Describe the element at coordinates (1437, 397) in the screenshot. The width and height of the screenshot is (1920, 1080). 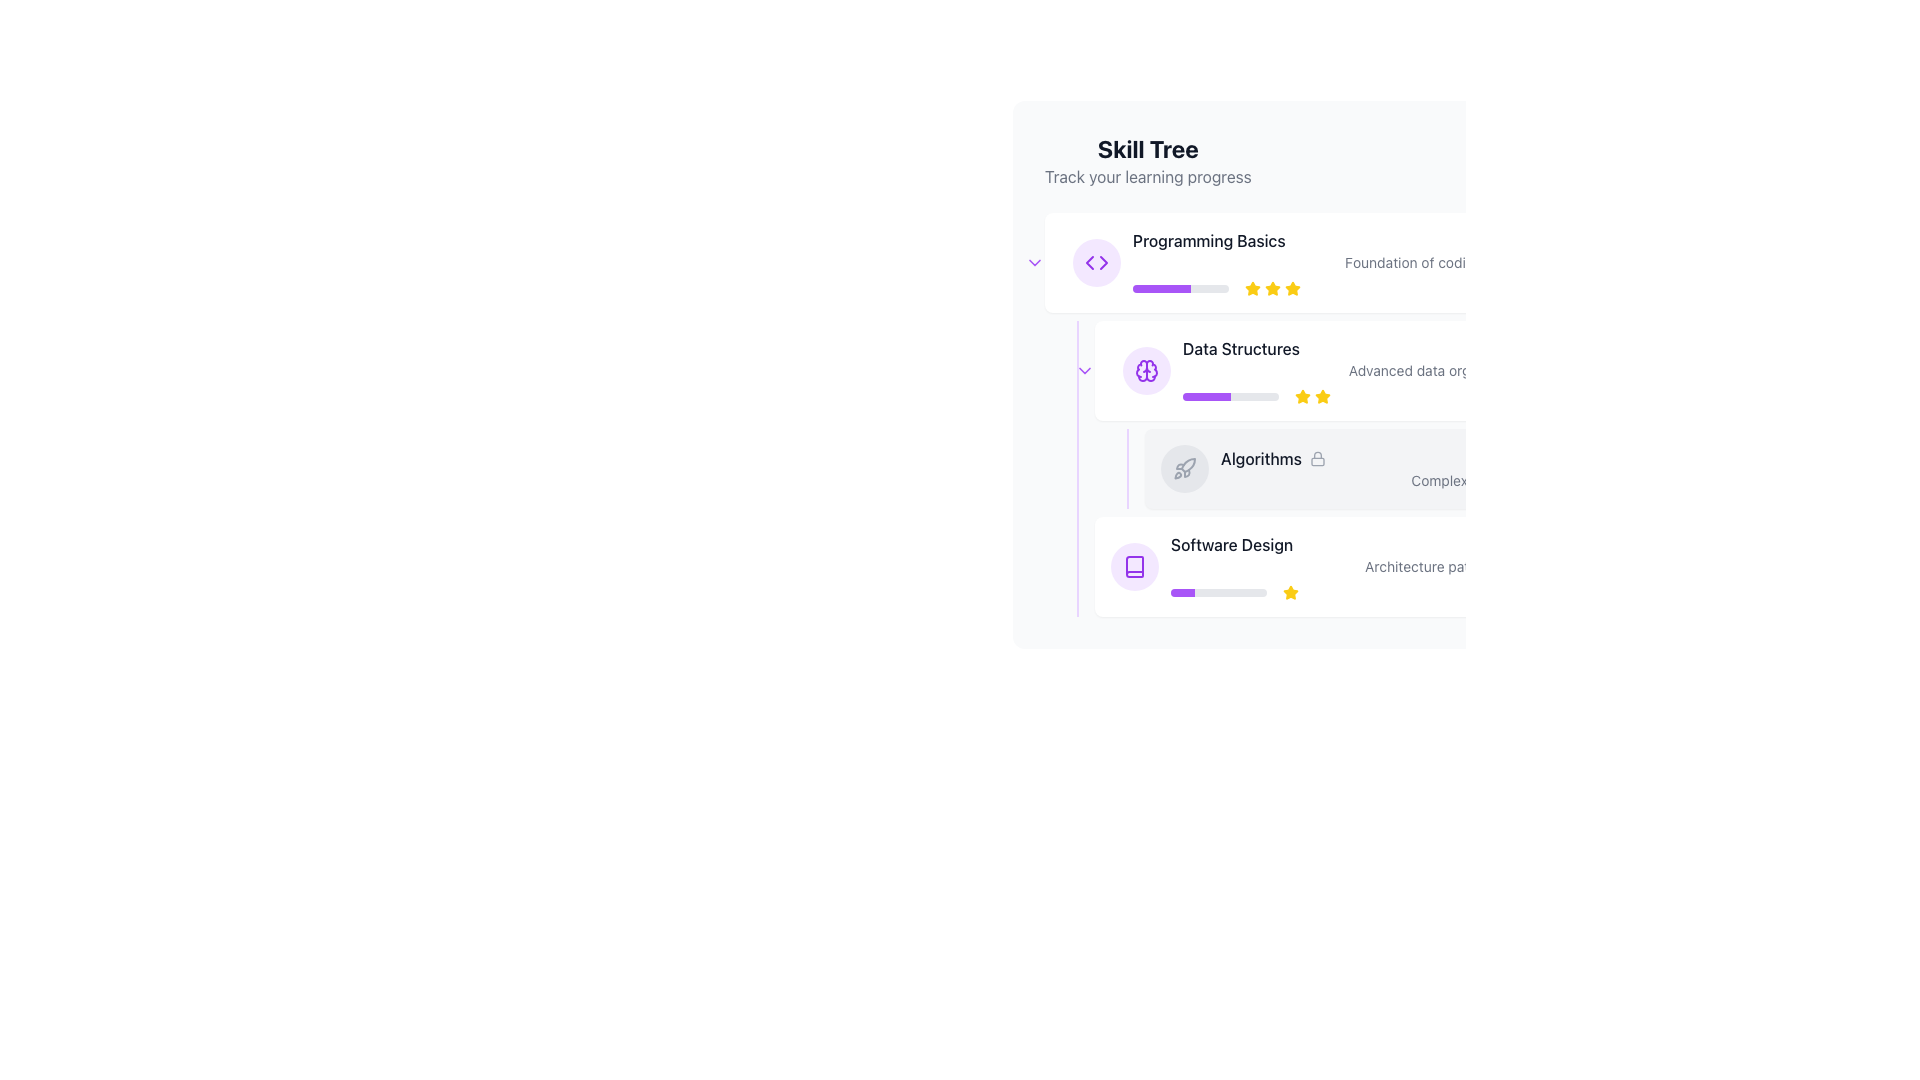
I see `the progress bar located in the 'Data Structures' section of the skill tree interface to jump to details` at that location.